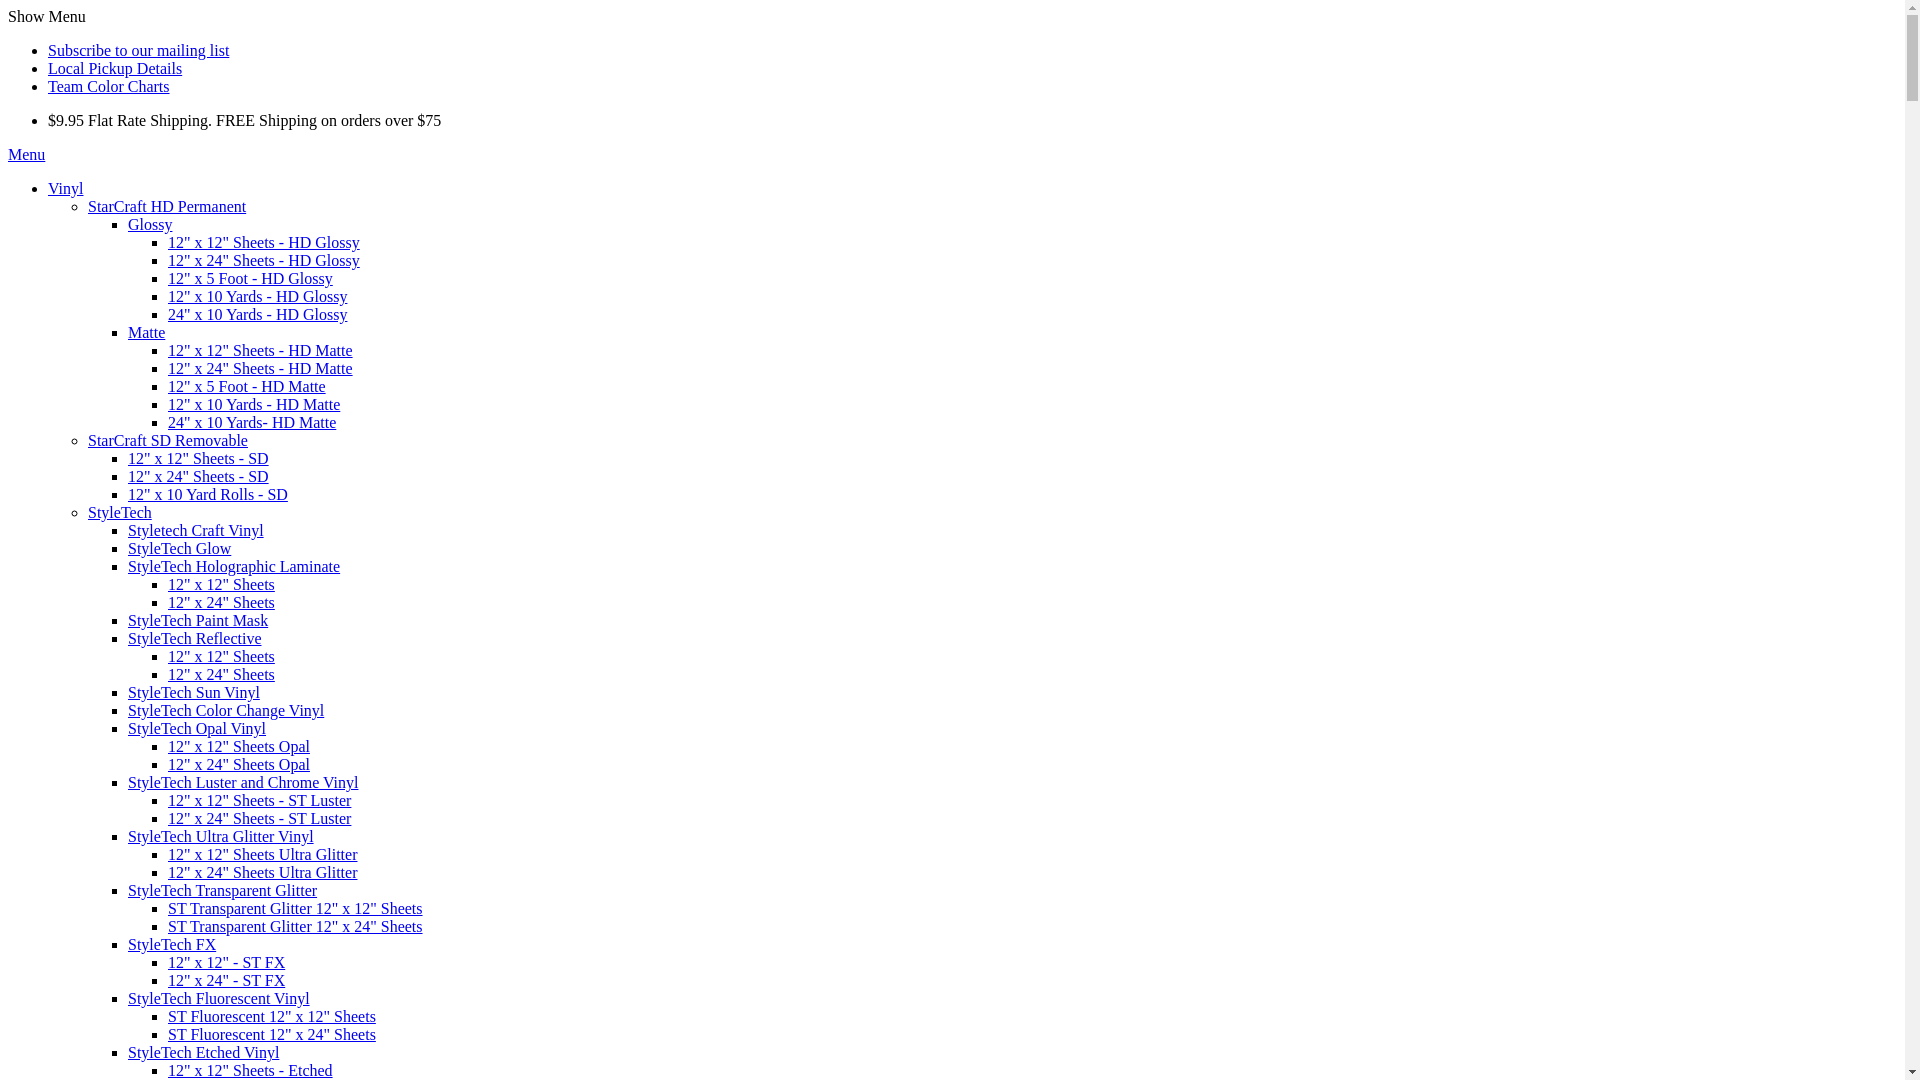  Describe the element at coordinates (226, 979) in the screenshot. I see `'12" x 24" - ST FX'` at that location.